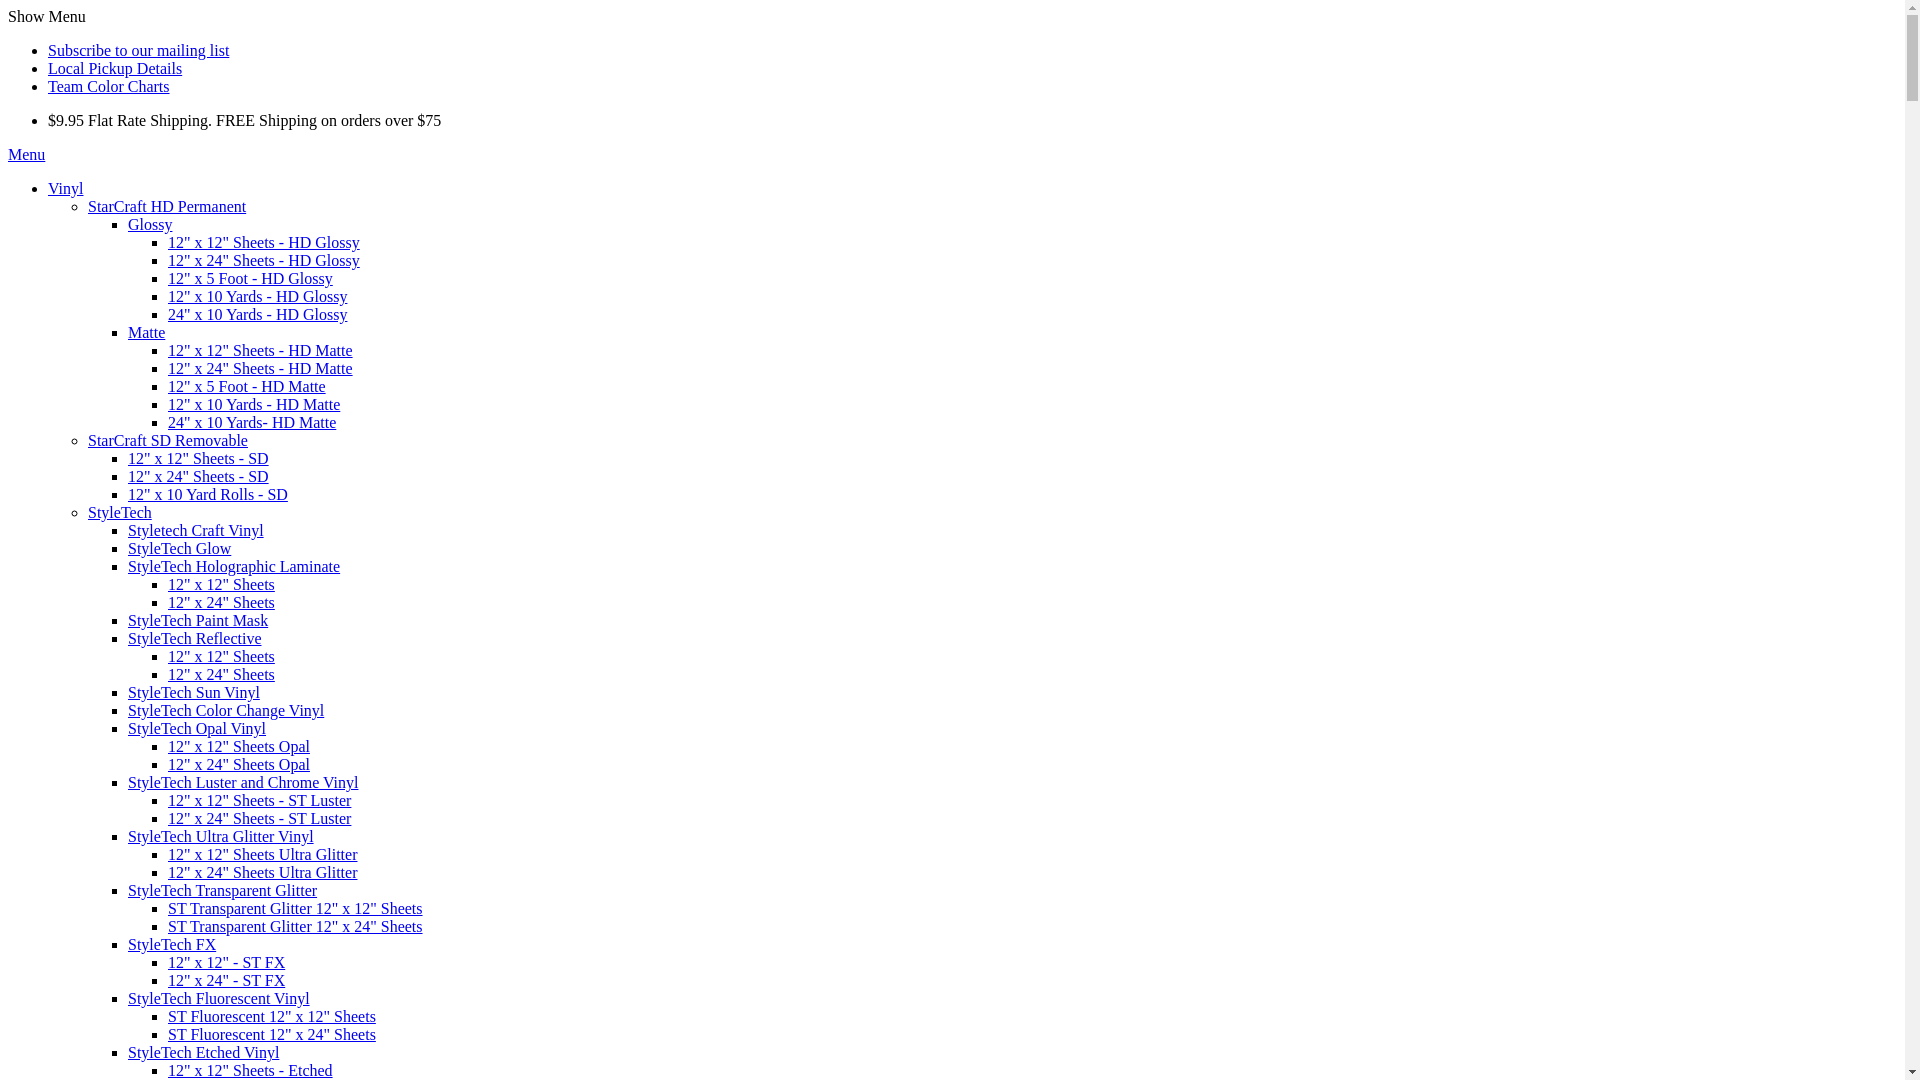  Describe the element at coordinates (226, 979) in the screenshot. I see `'12" x 24" - ST FX'` at that location.